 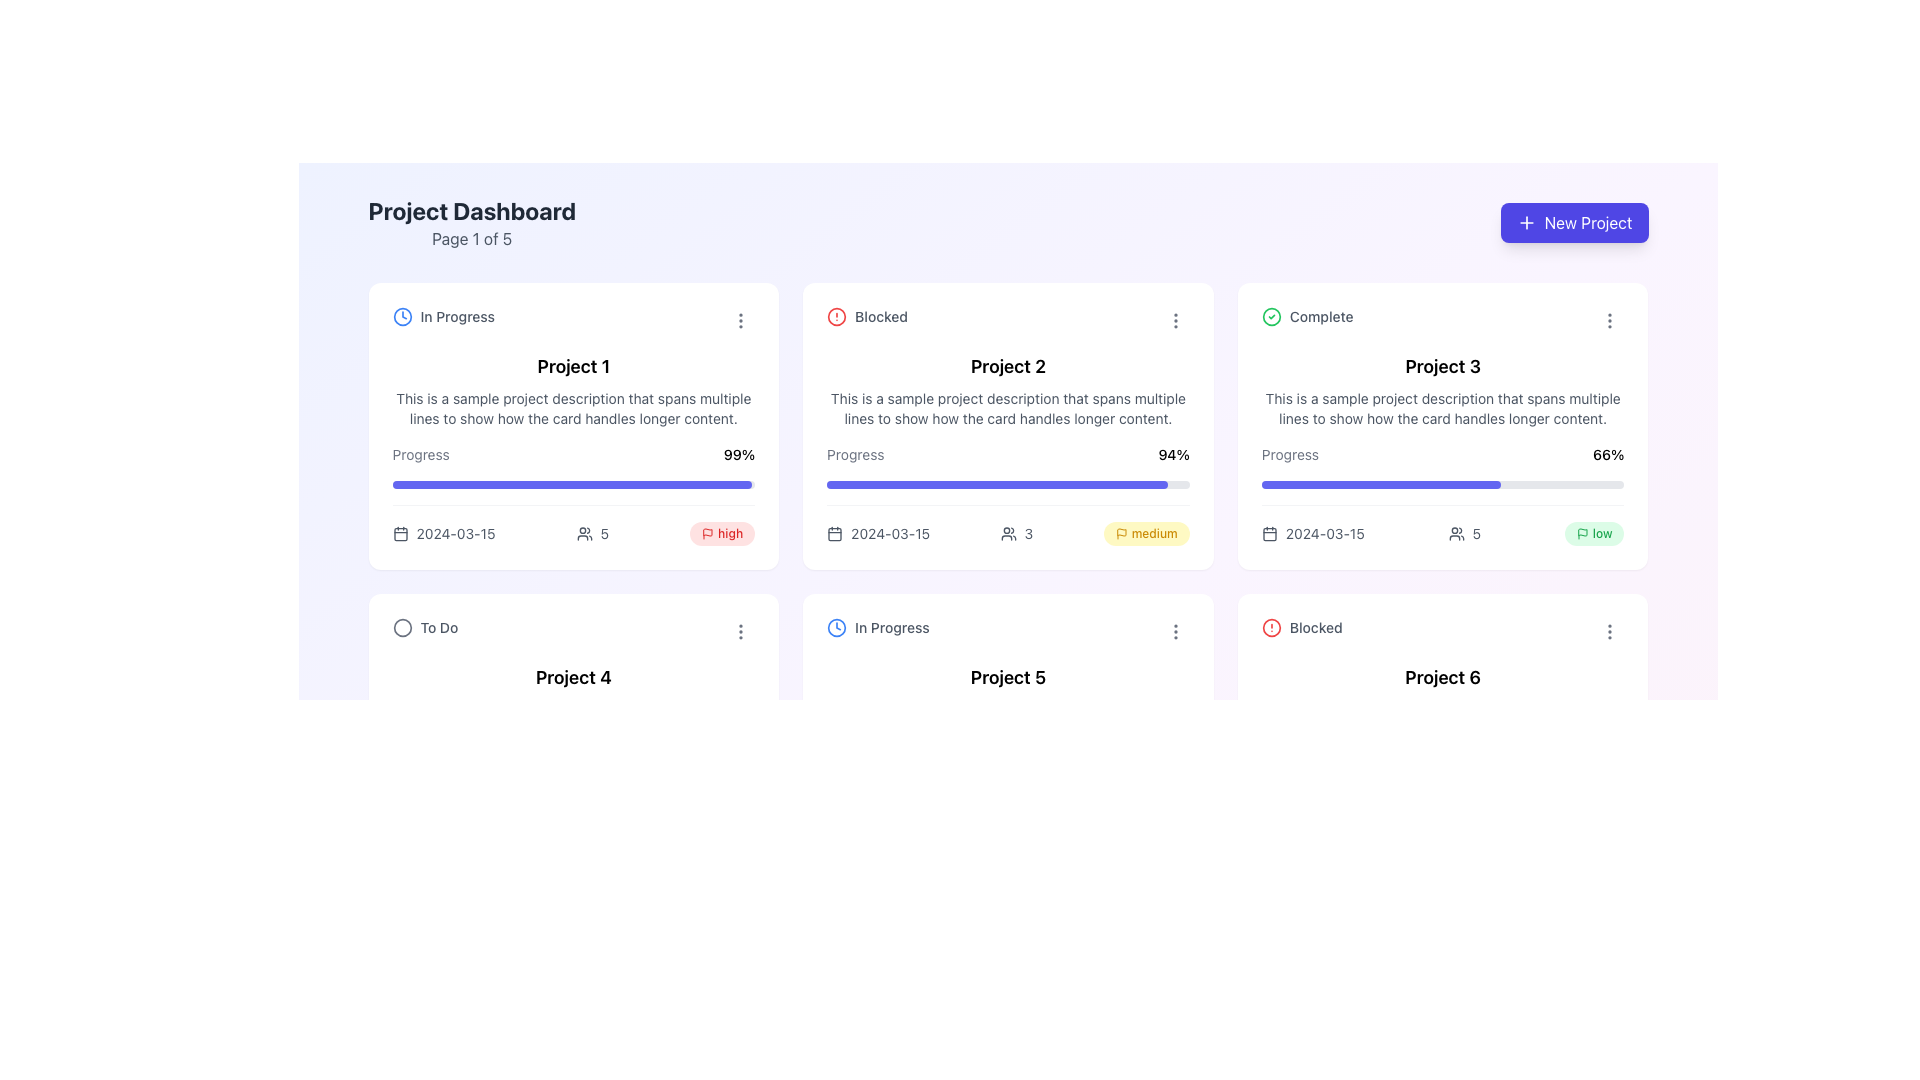 I want to click on the static text label that indicates the current pagination status, displaying 'Page 1 of 5' located beneath the 'Project Dashboard' heading, so click(x=471, y=238).